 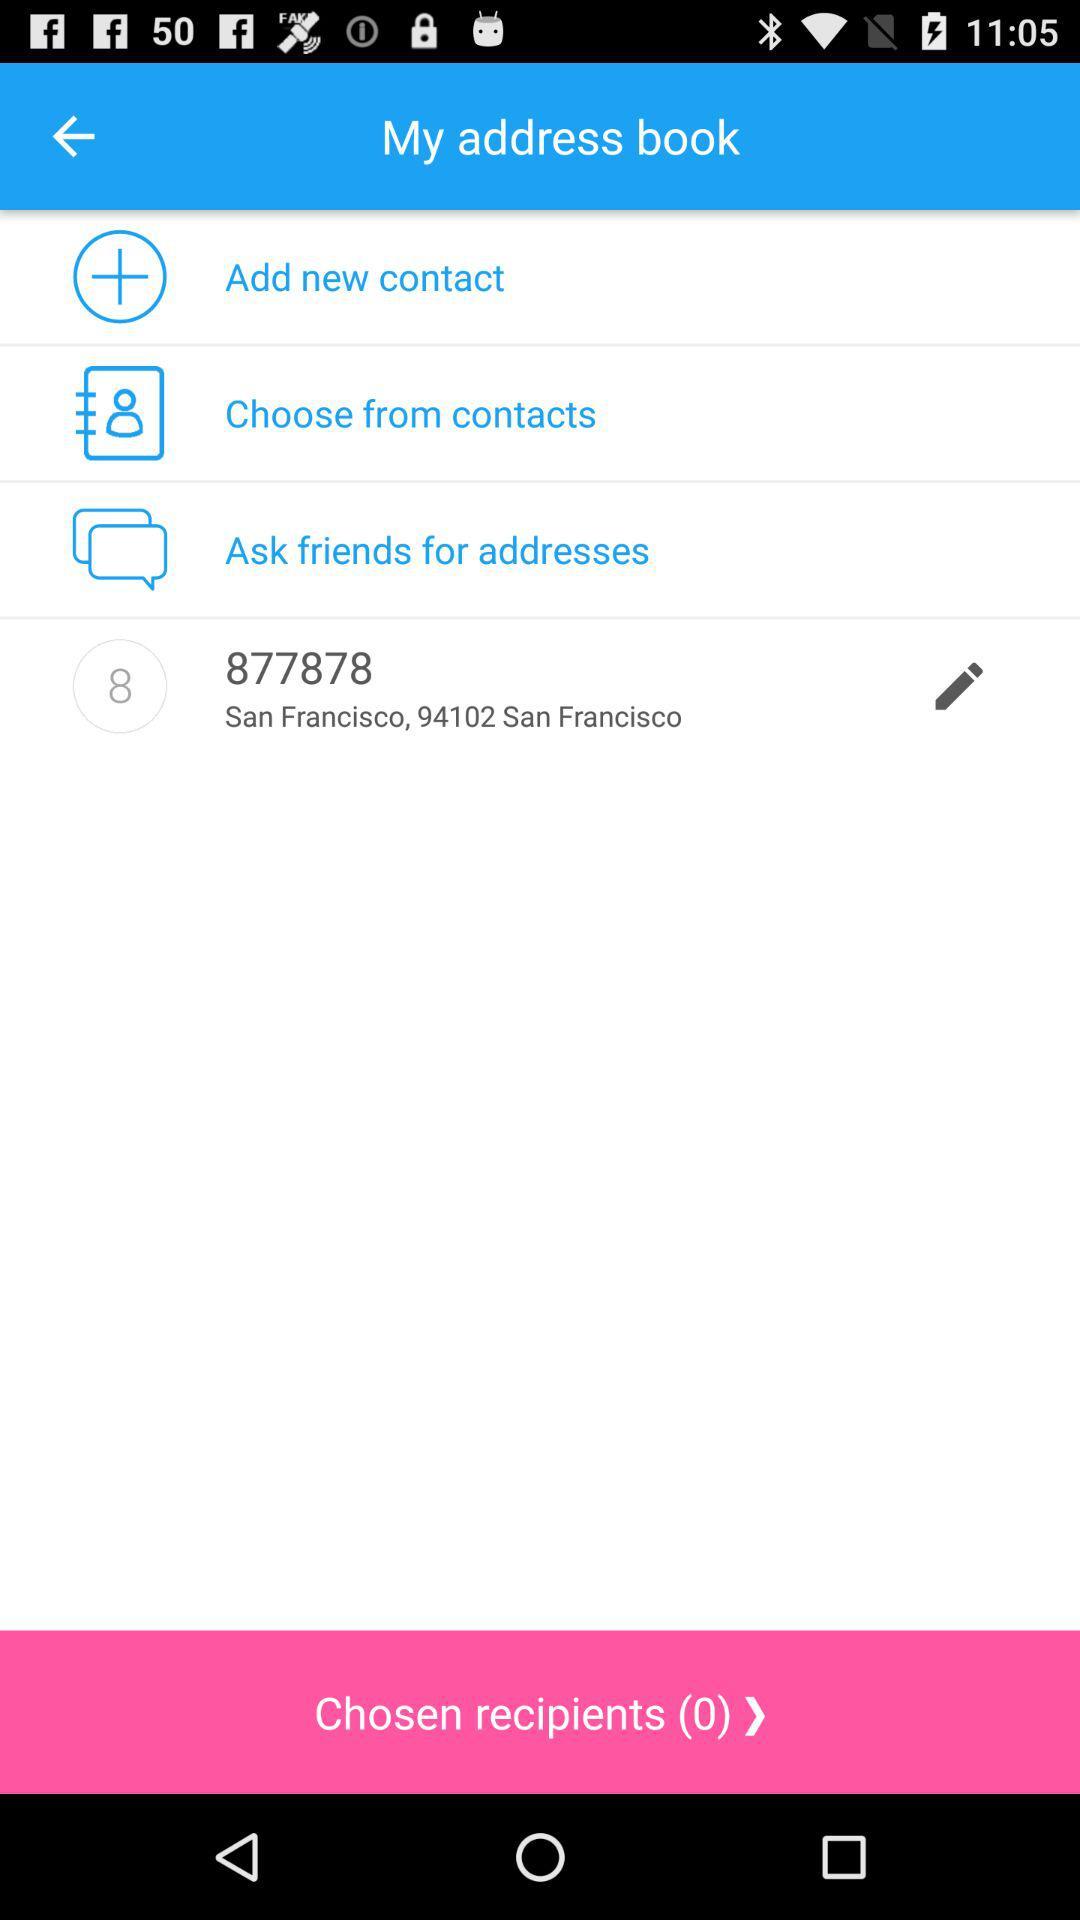 I want to click on icon to the left of 877878 icon, so click(x=119, y=686).